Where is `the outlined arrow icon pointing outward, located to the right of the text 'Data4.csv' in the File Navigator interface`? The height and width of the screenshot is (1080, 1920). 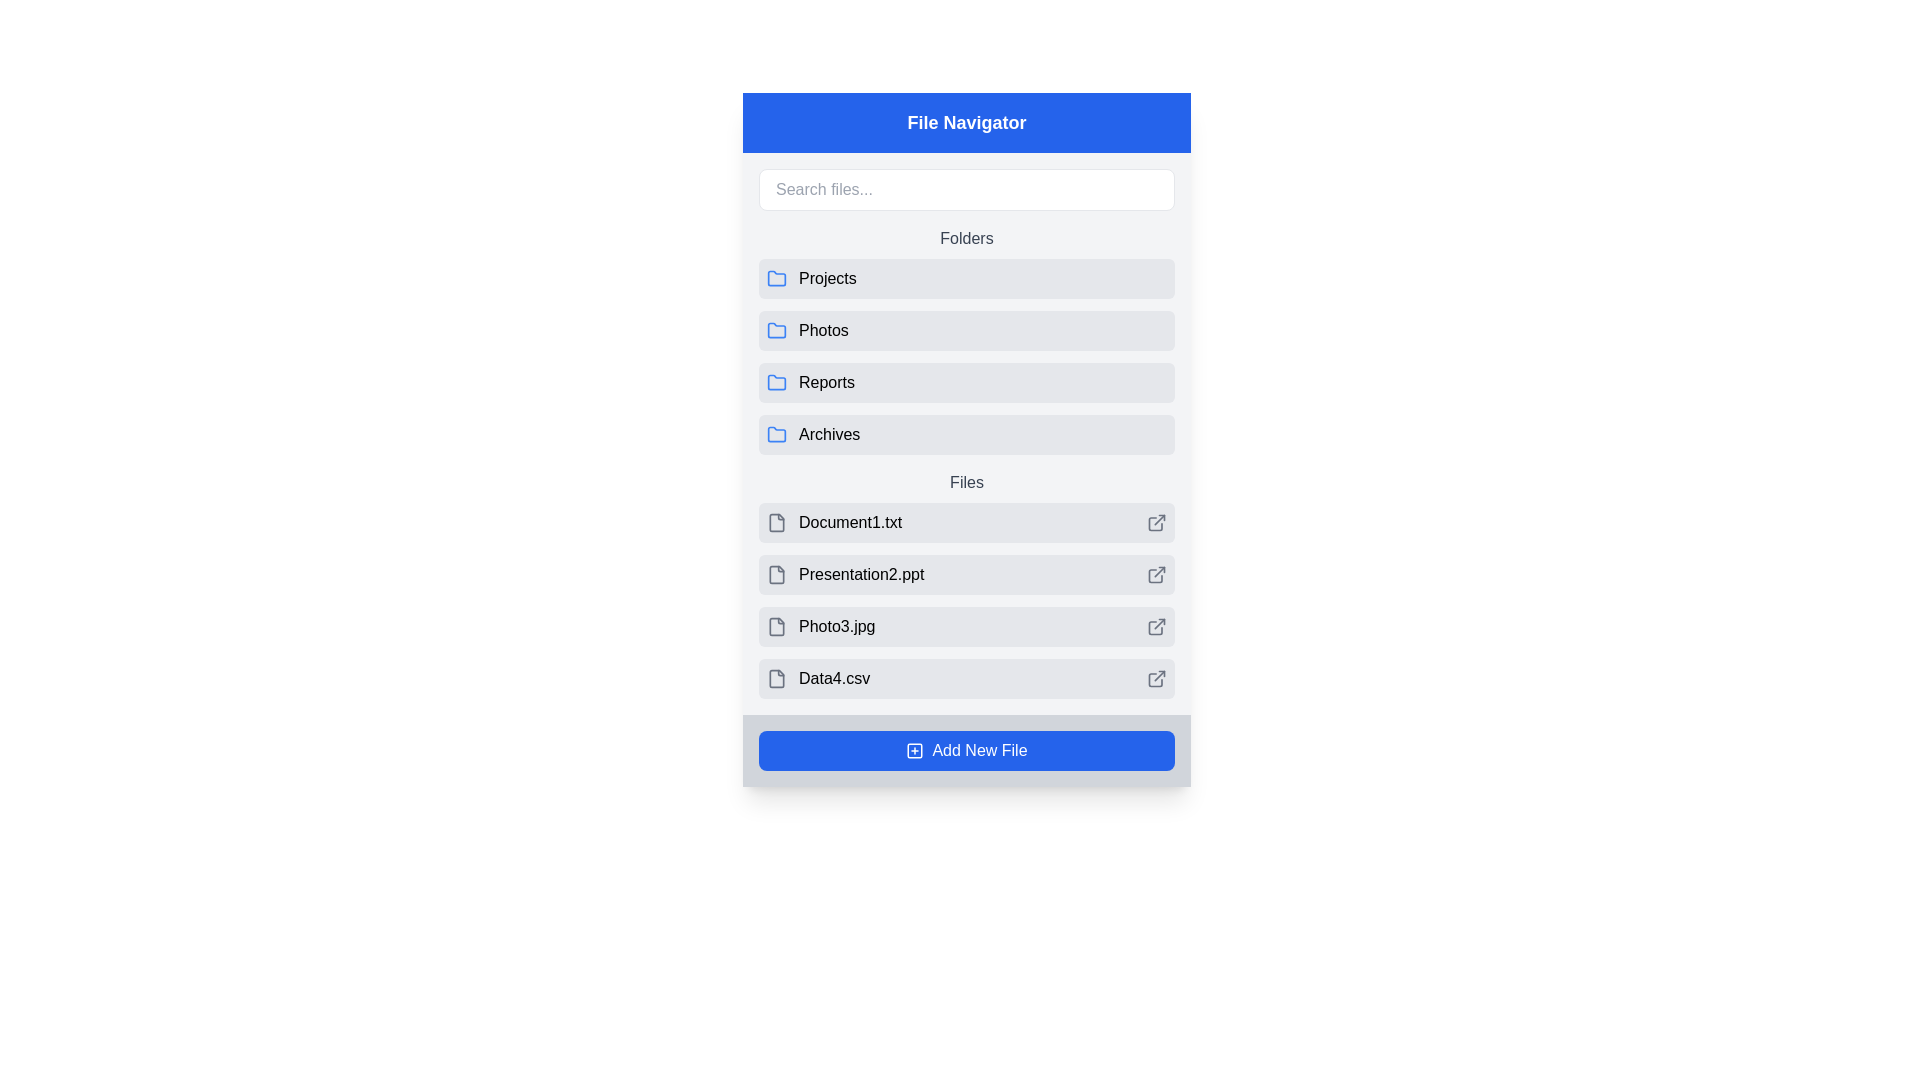
the outlined arrow icon pointing outward, located to the right of the text 'Data4.csv' in the File Navigator interface is located at coordinates (1156, 677).